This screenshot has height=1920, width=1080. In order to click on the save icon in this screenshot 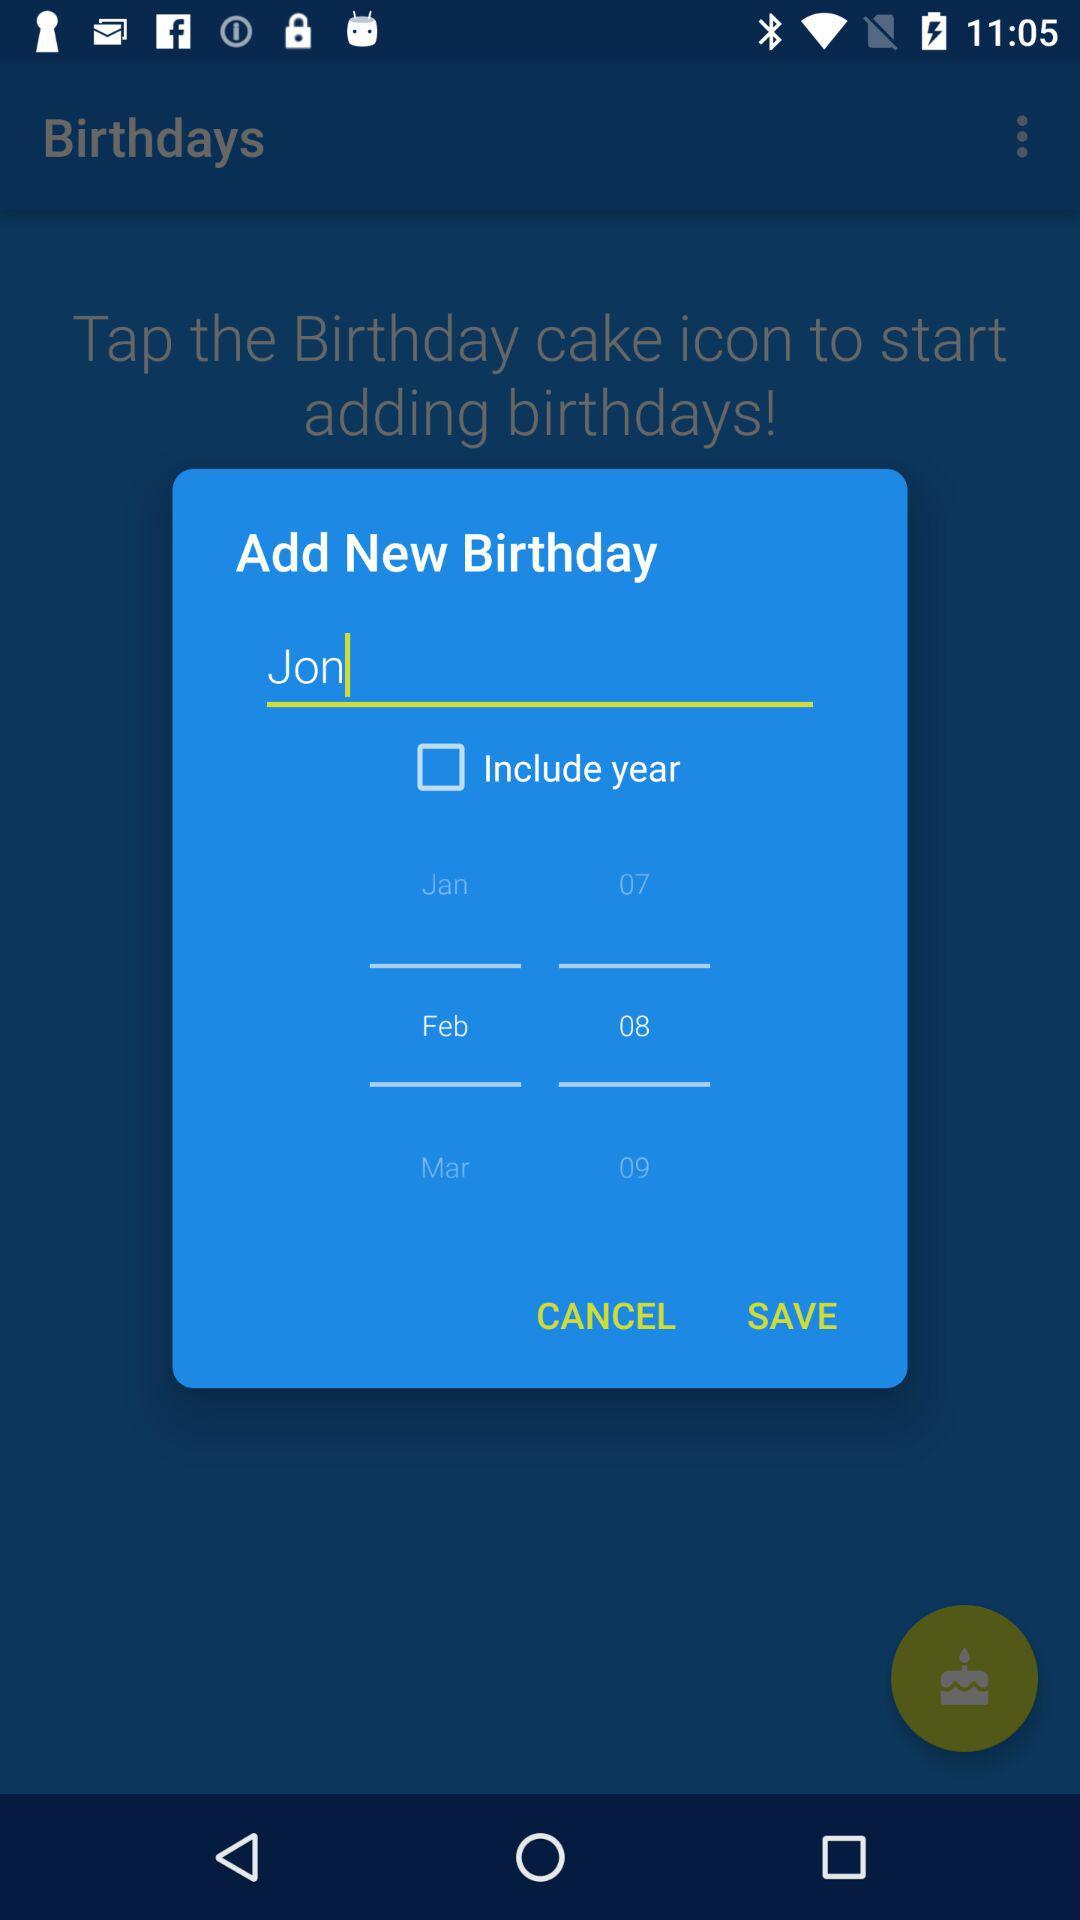, I will do `click(790, 1314)`.